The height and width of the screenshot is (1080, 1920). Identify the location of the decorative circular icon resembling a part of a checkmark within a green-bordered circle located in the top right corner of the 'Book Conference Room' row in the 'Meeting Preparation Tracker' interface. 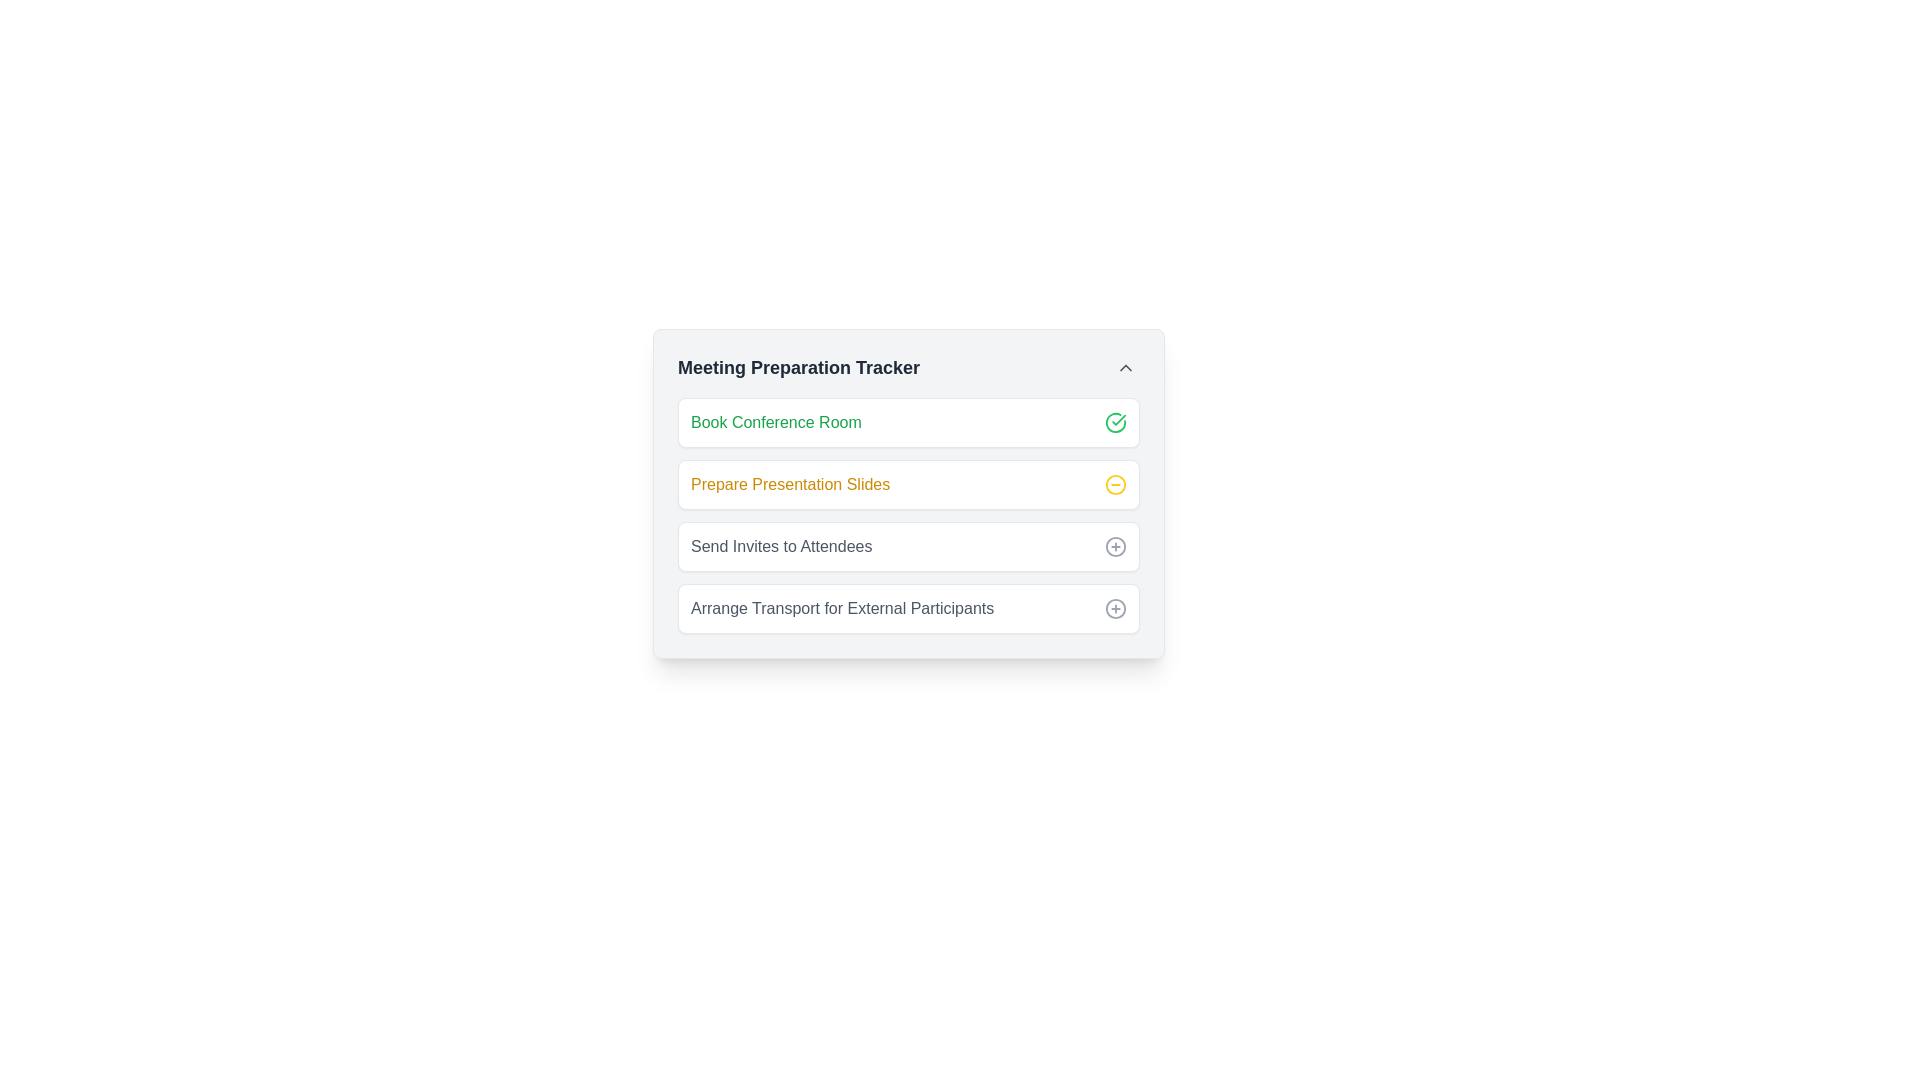
(1115, 422).